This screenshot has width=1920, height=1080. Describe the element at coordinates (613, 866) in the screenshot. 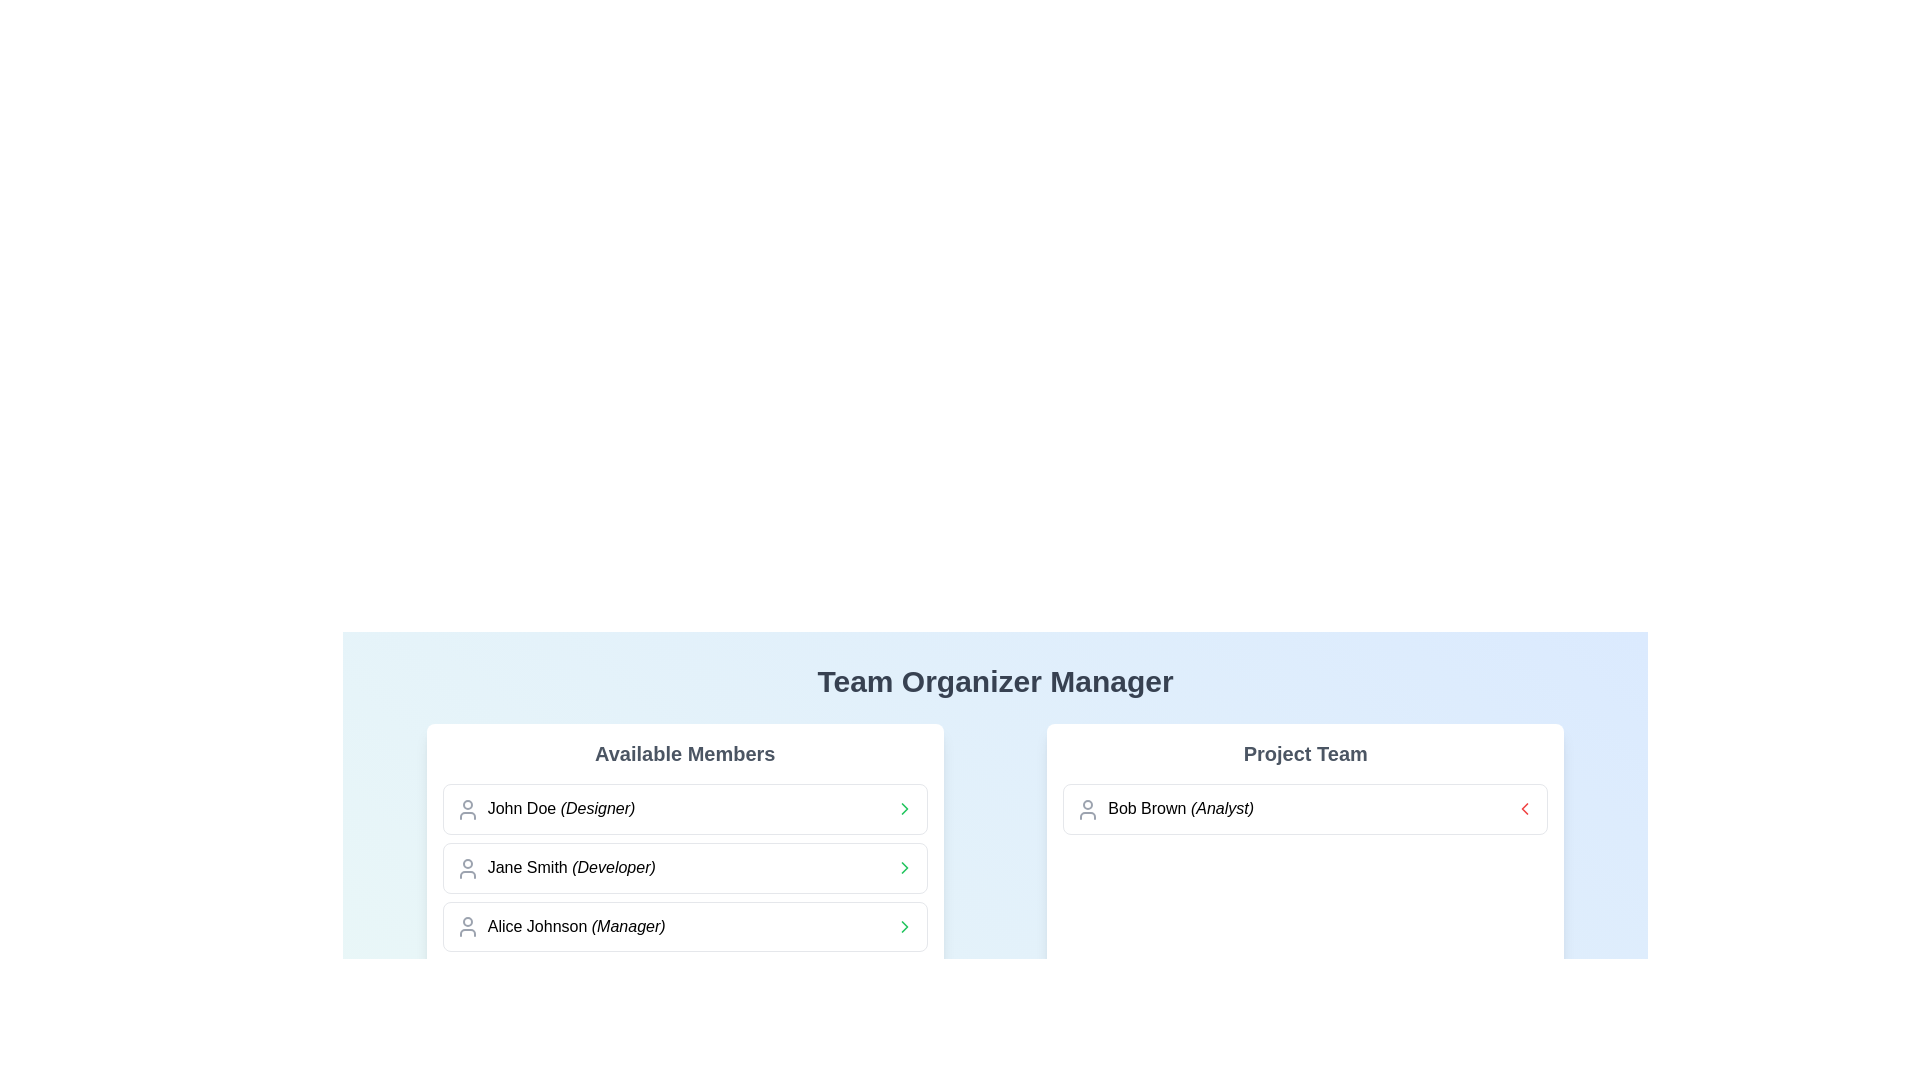

I see `the text label displaying '(Developer)' next to 'Jane Smith' in the 'Available Members' list` at that location.